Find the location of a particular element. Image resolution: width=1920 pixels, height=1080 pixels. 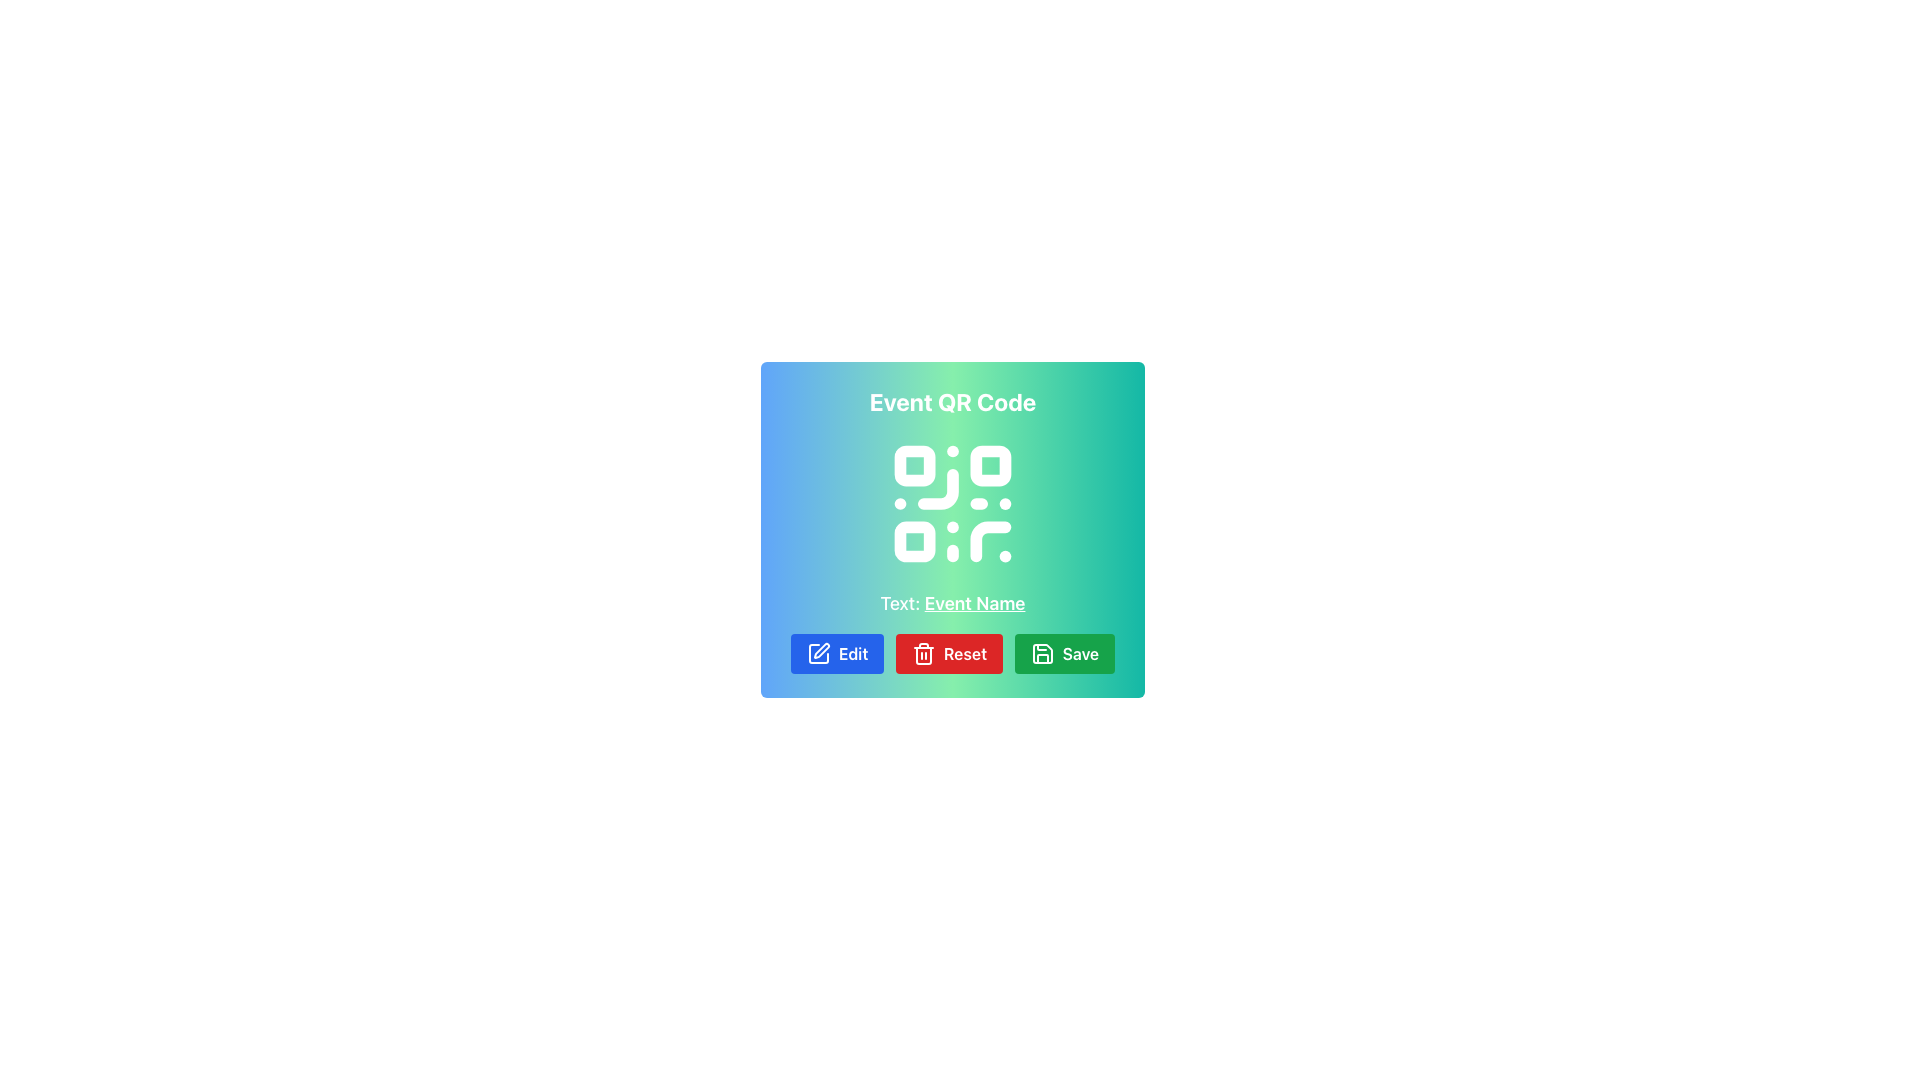

the first square graphic component in the top-left corner of the QR code symbol within the 'Event QR Code' block is located at coordinates (914, 466).